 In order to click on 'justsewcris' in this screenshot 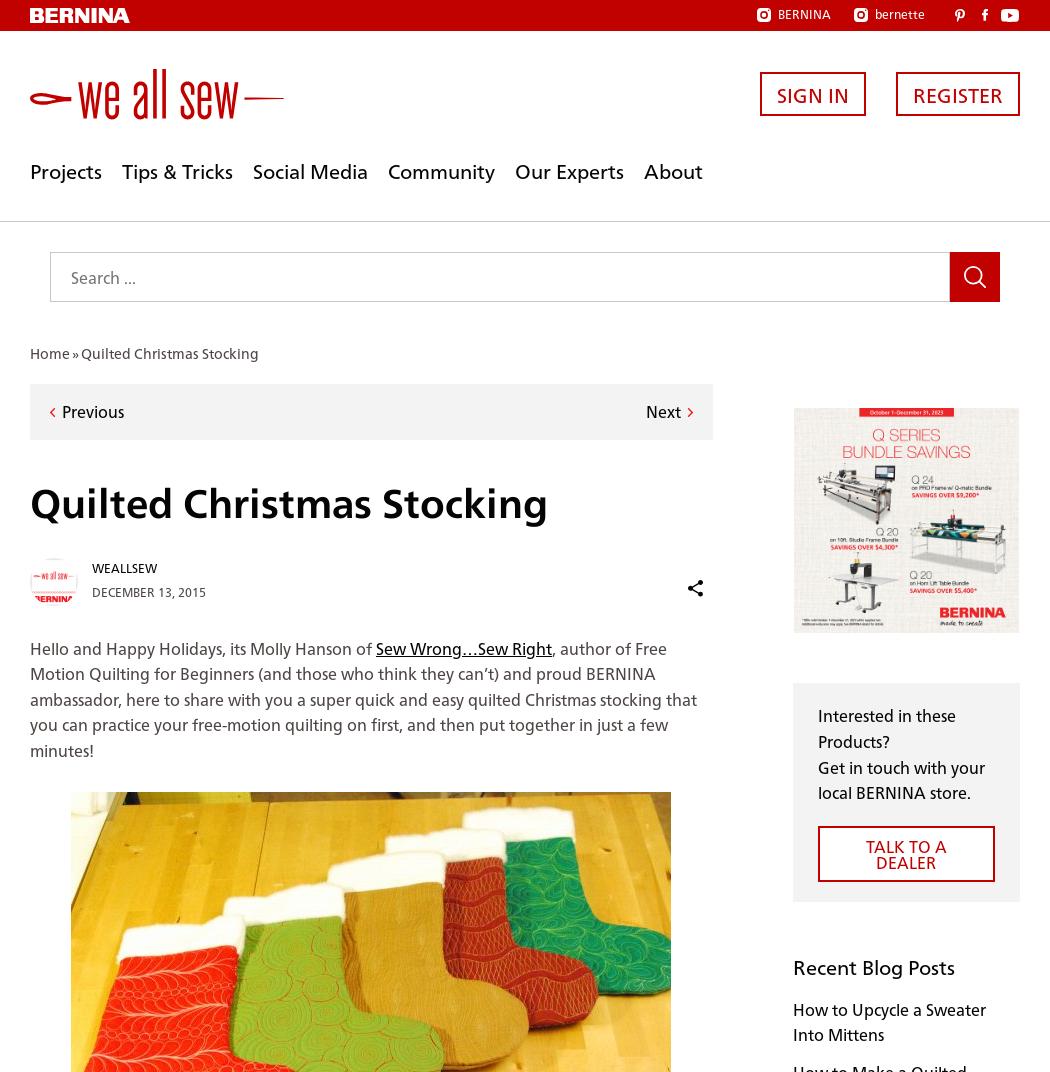, I will do `click(93, 330)`.